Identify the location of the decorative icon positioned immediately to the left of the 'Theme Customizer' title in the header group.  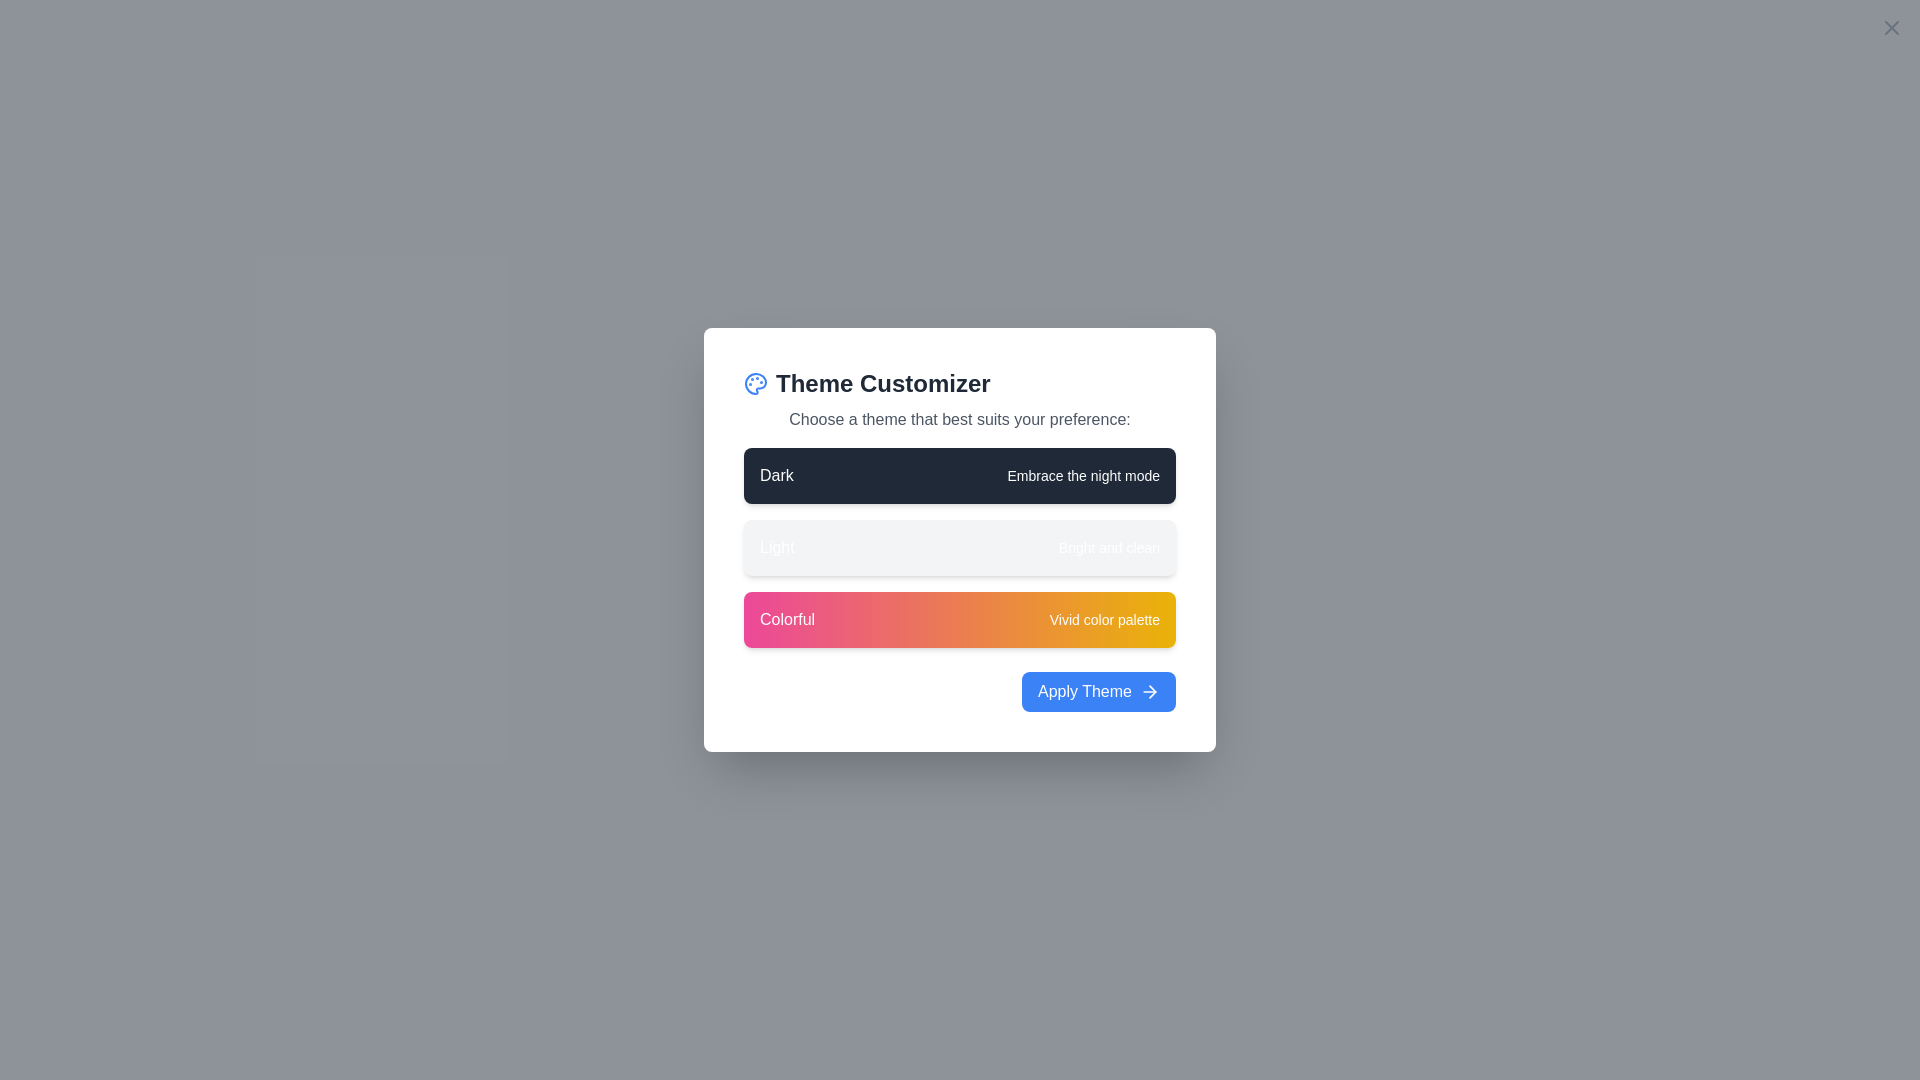
(754, 384).